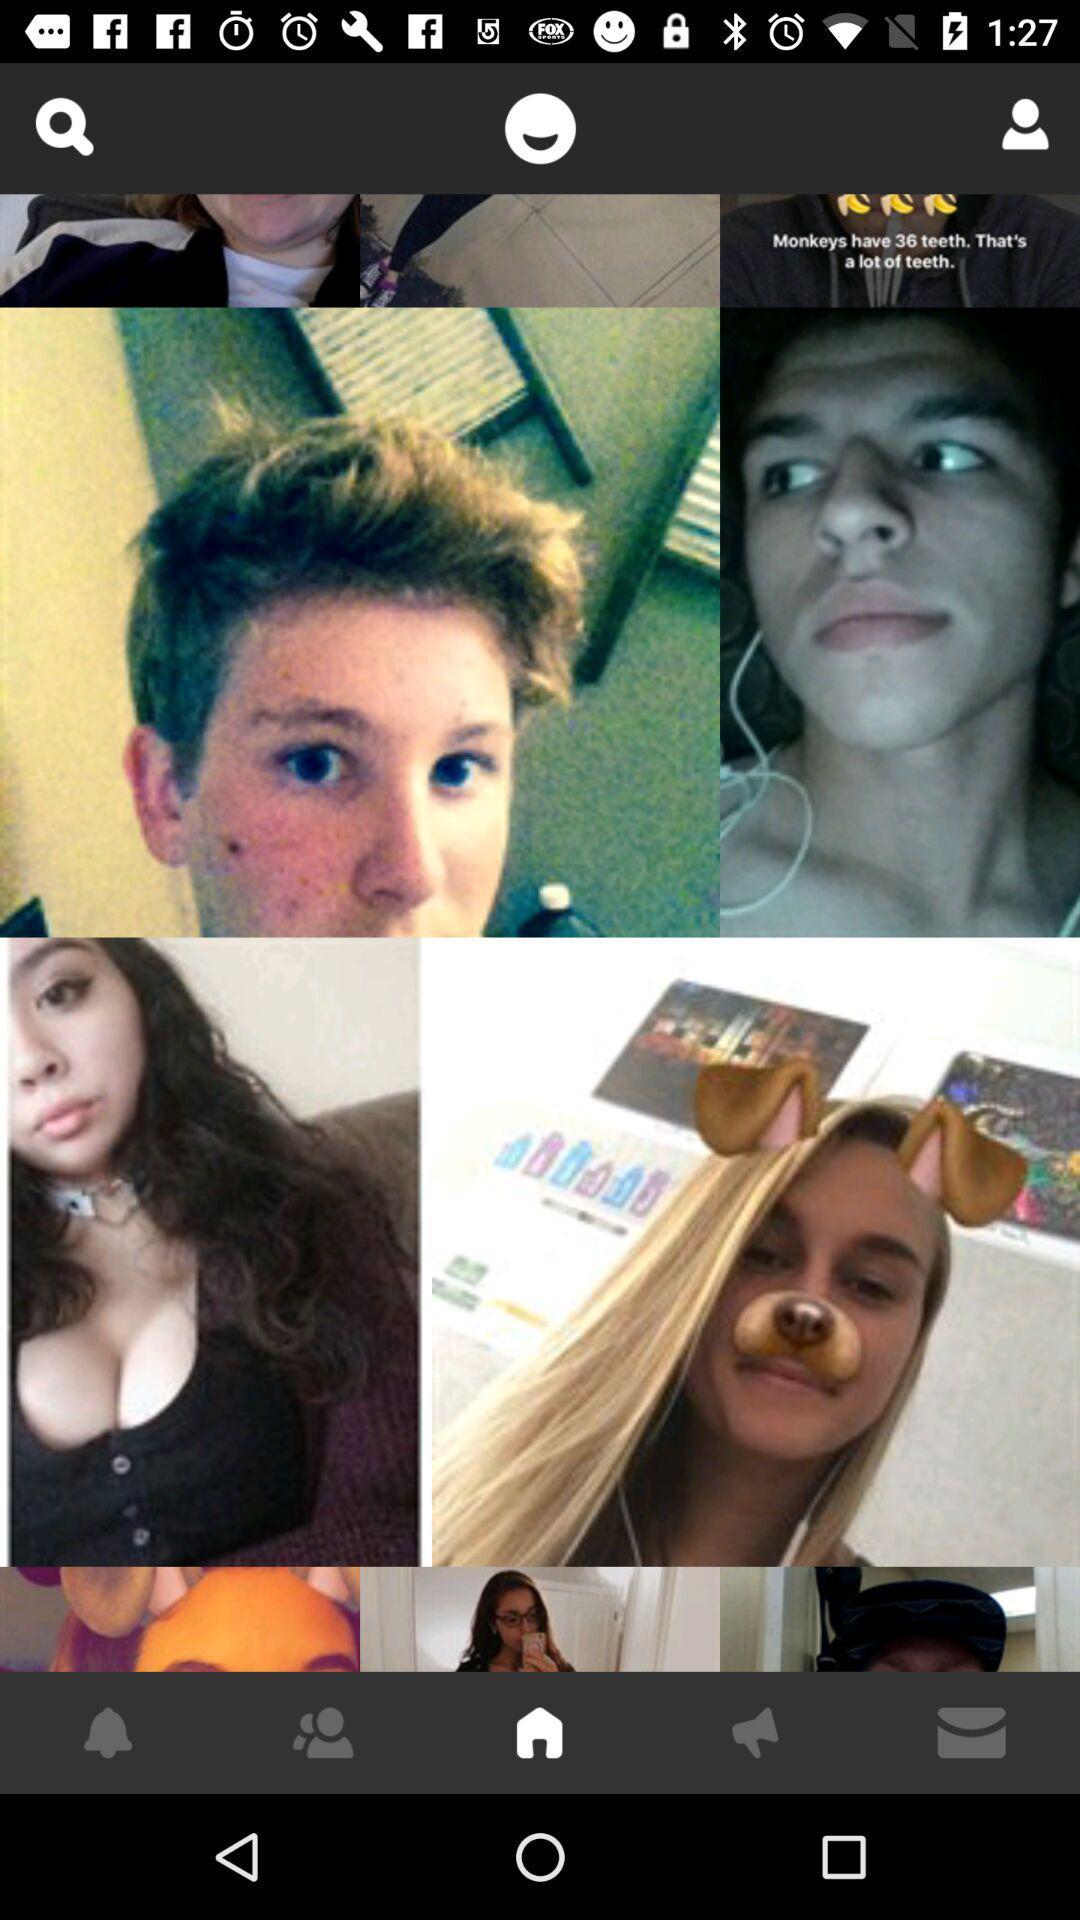 This screenshot has height=1920, width=1080. I want to click on the search icon, so click(62, 125).